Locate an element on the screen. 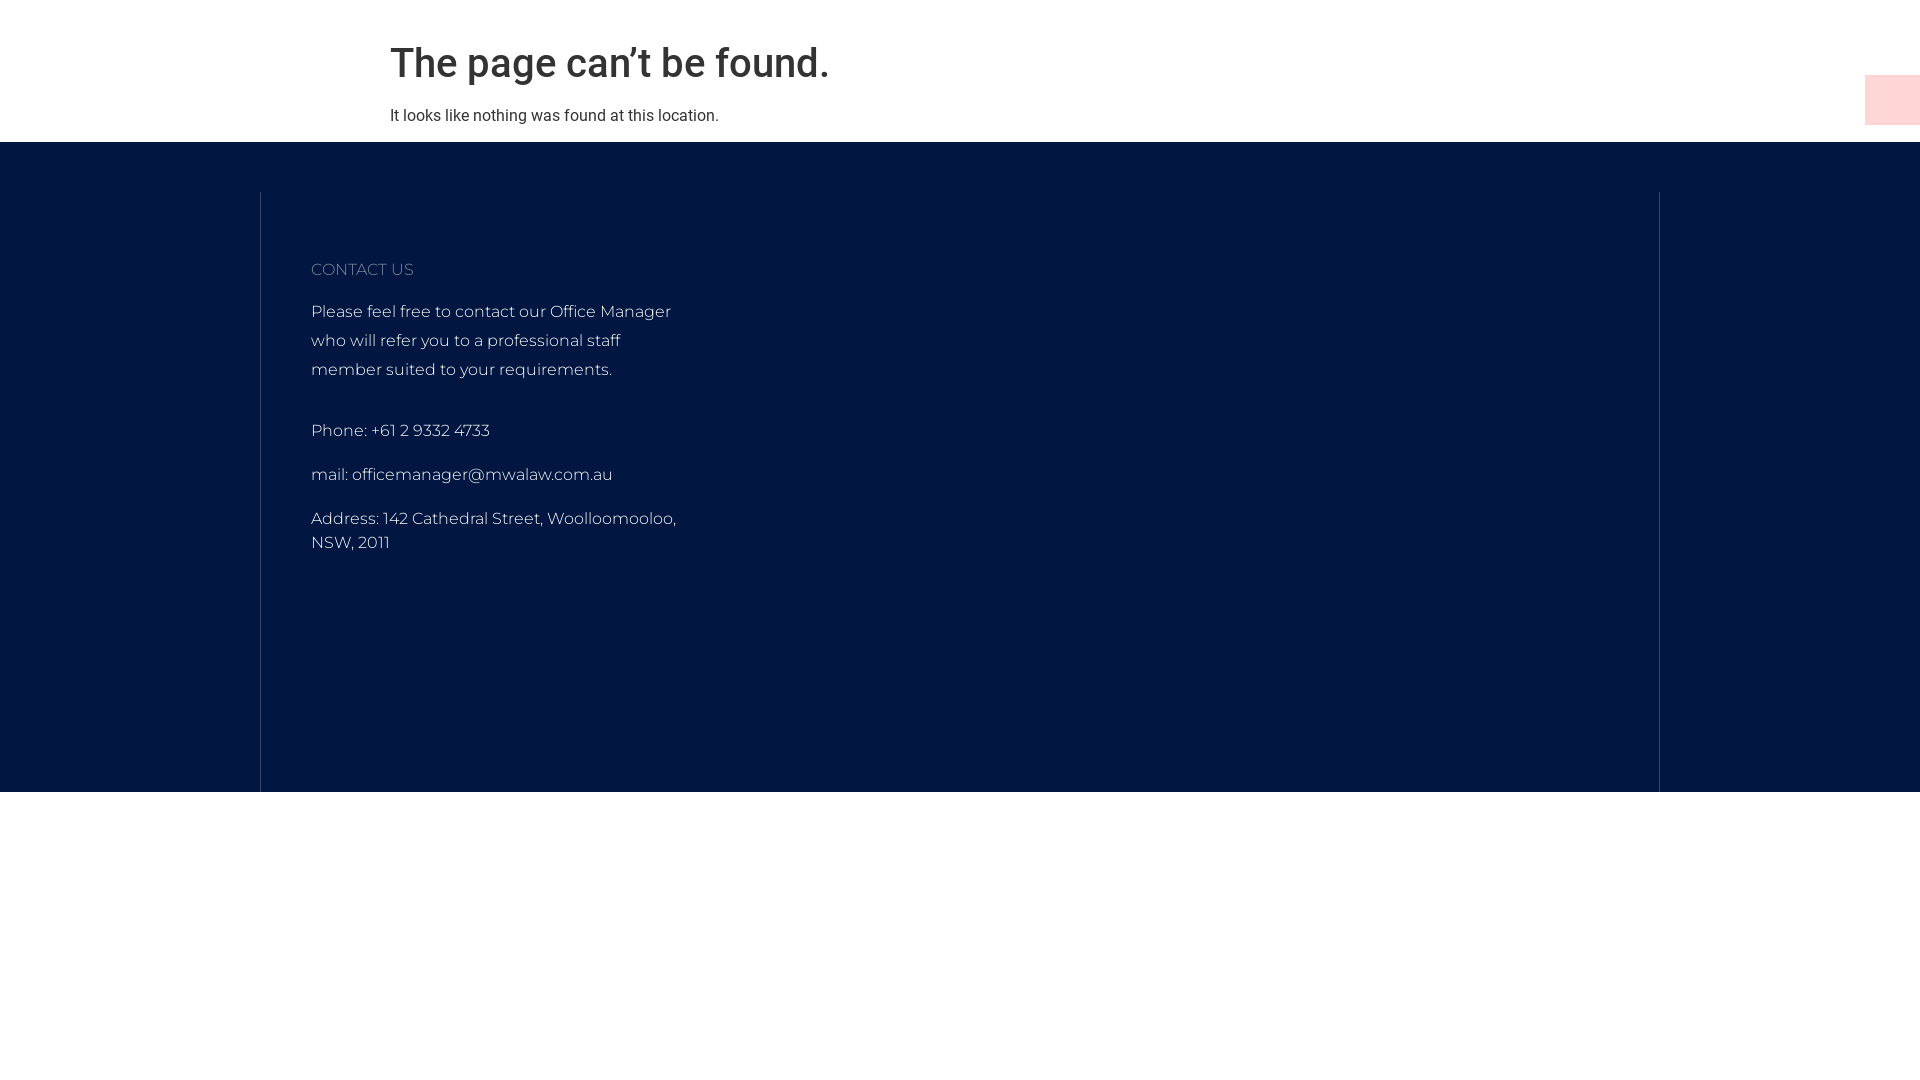 Image resolution: width=1920 pixels, height=1080 pixels. 'mwa lawyers' is located at coordinates (1195, 511).